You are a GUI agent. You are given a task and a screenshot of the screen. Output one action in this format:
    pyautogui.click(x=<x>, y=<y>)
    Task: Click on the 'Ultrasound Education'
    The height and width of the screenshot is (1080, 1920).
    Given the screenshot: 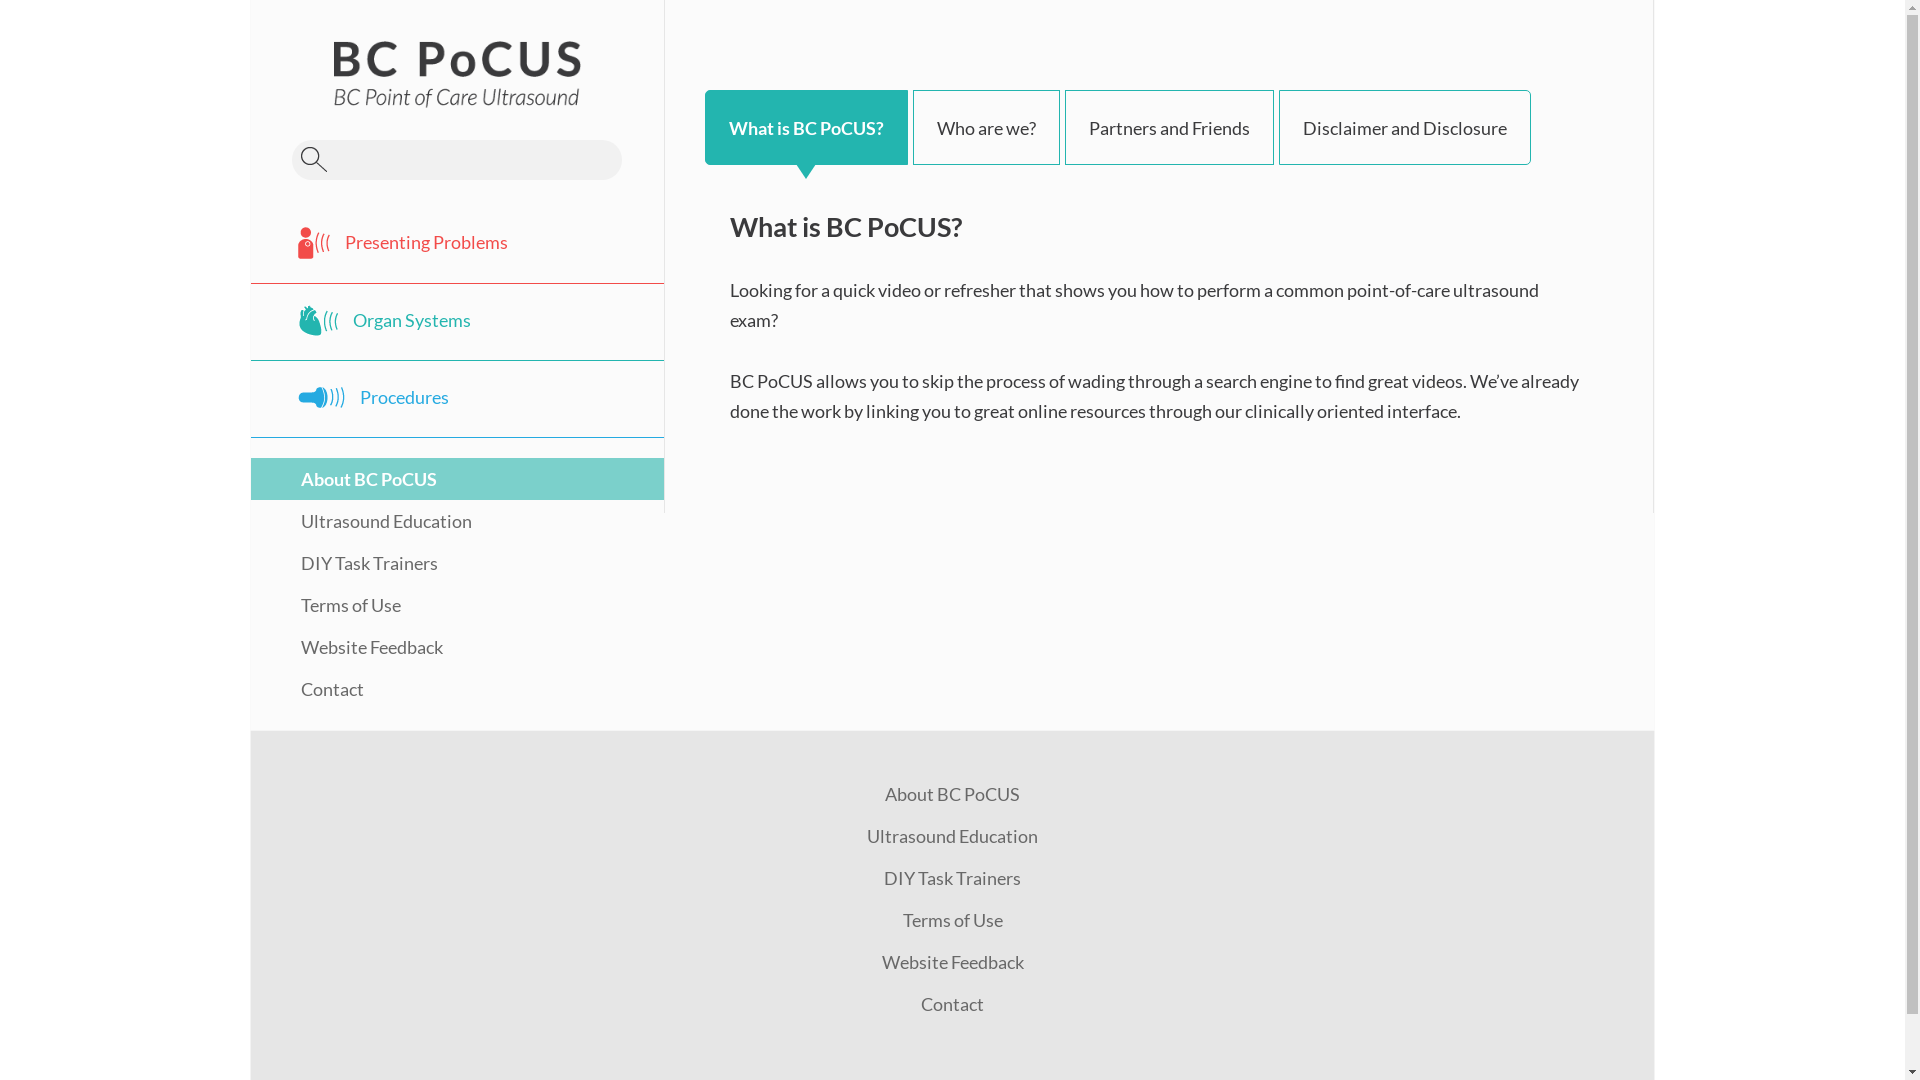 What is the action you would take?
    pyautogui.click(x=361, y=519)
    